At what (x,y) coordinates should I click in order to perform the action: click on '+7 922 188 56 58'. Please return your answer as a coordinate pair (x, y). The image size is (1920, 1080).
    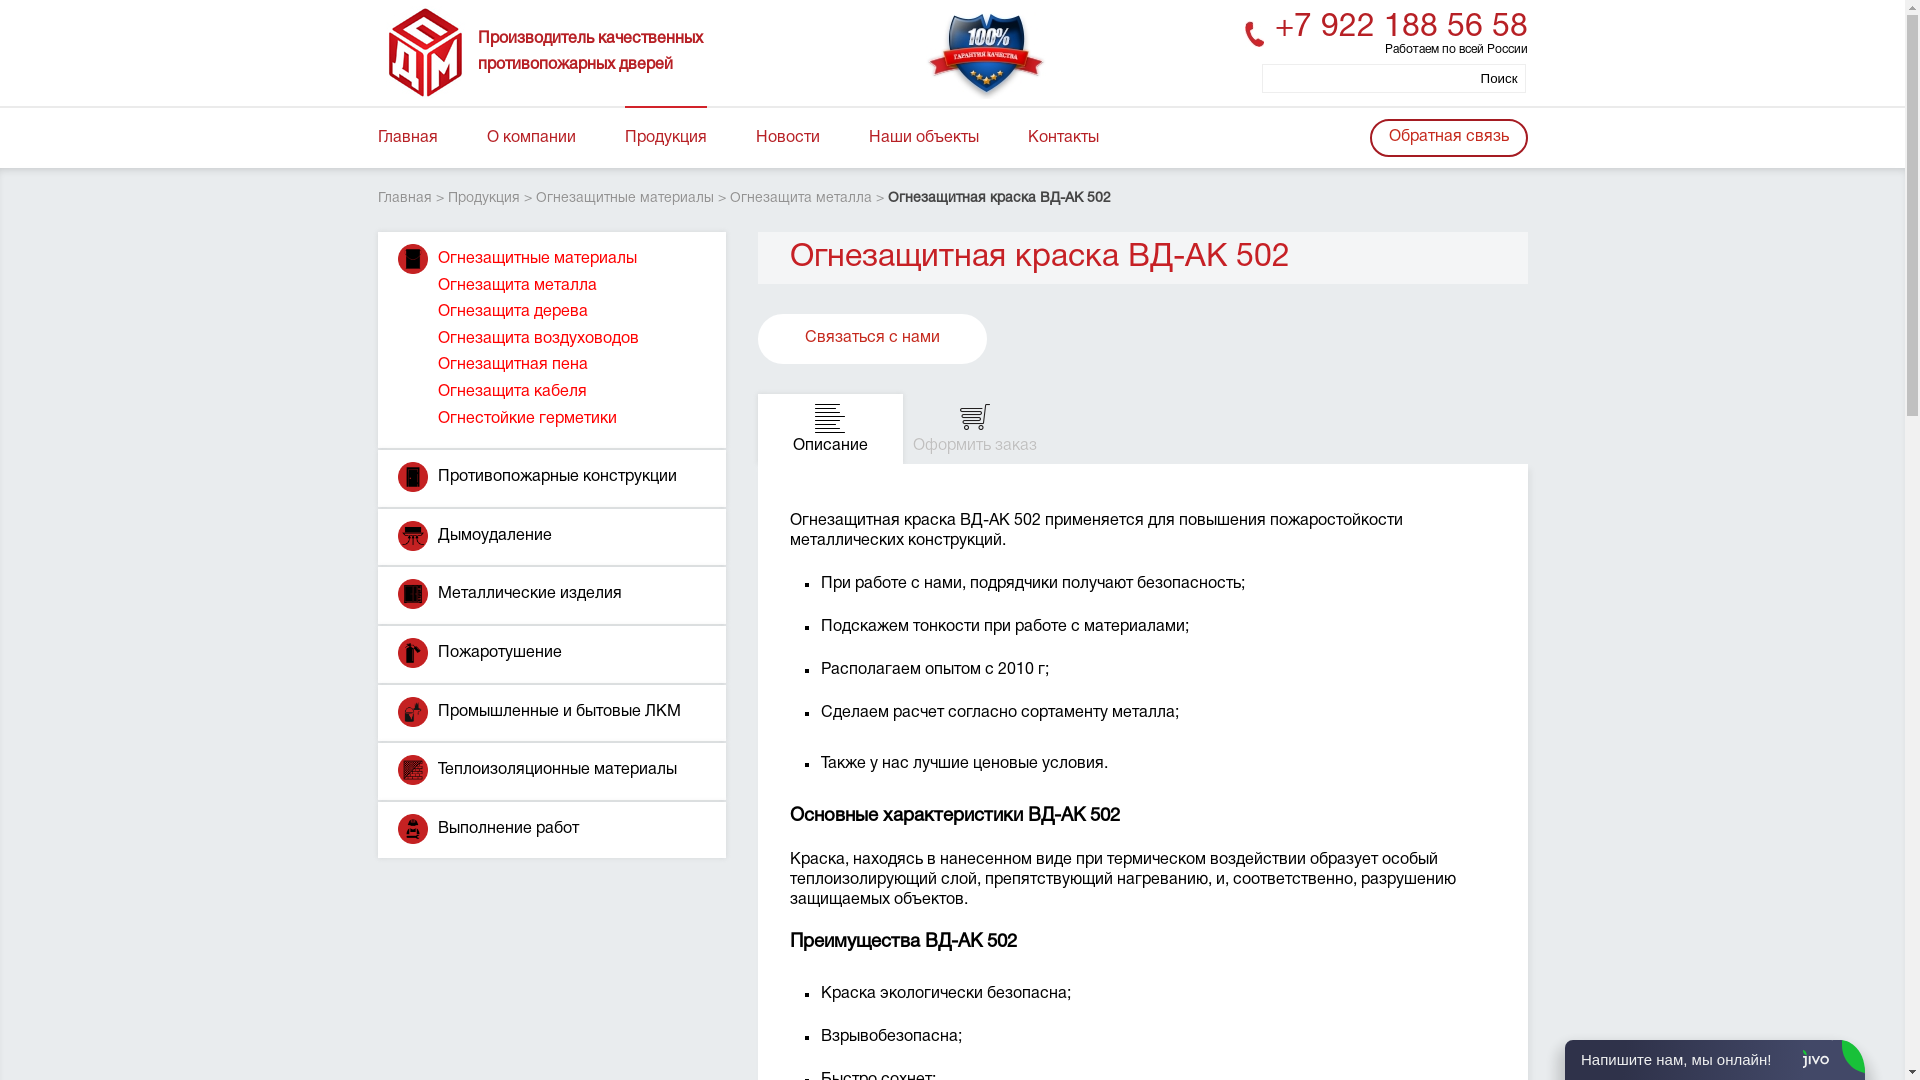
    Looking at the image, I should click on (1399, 27).